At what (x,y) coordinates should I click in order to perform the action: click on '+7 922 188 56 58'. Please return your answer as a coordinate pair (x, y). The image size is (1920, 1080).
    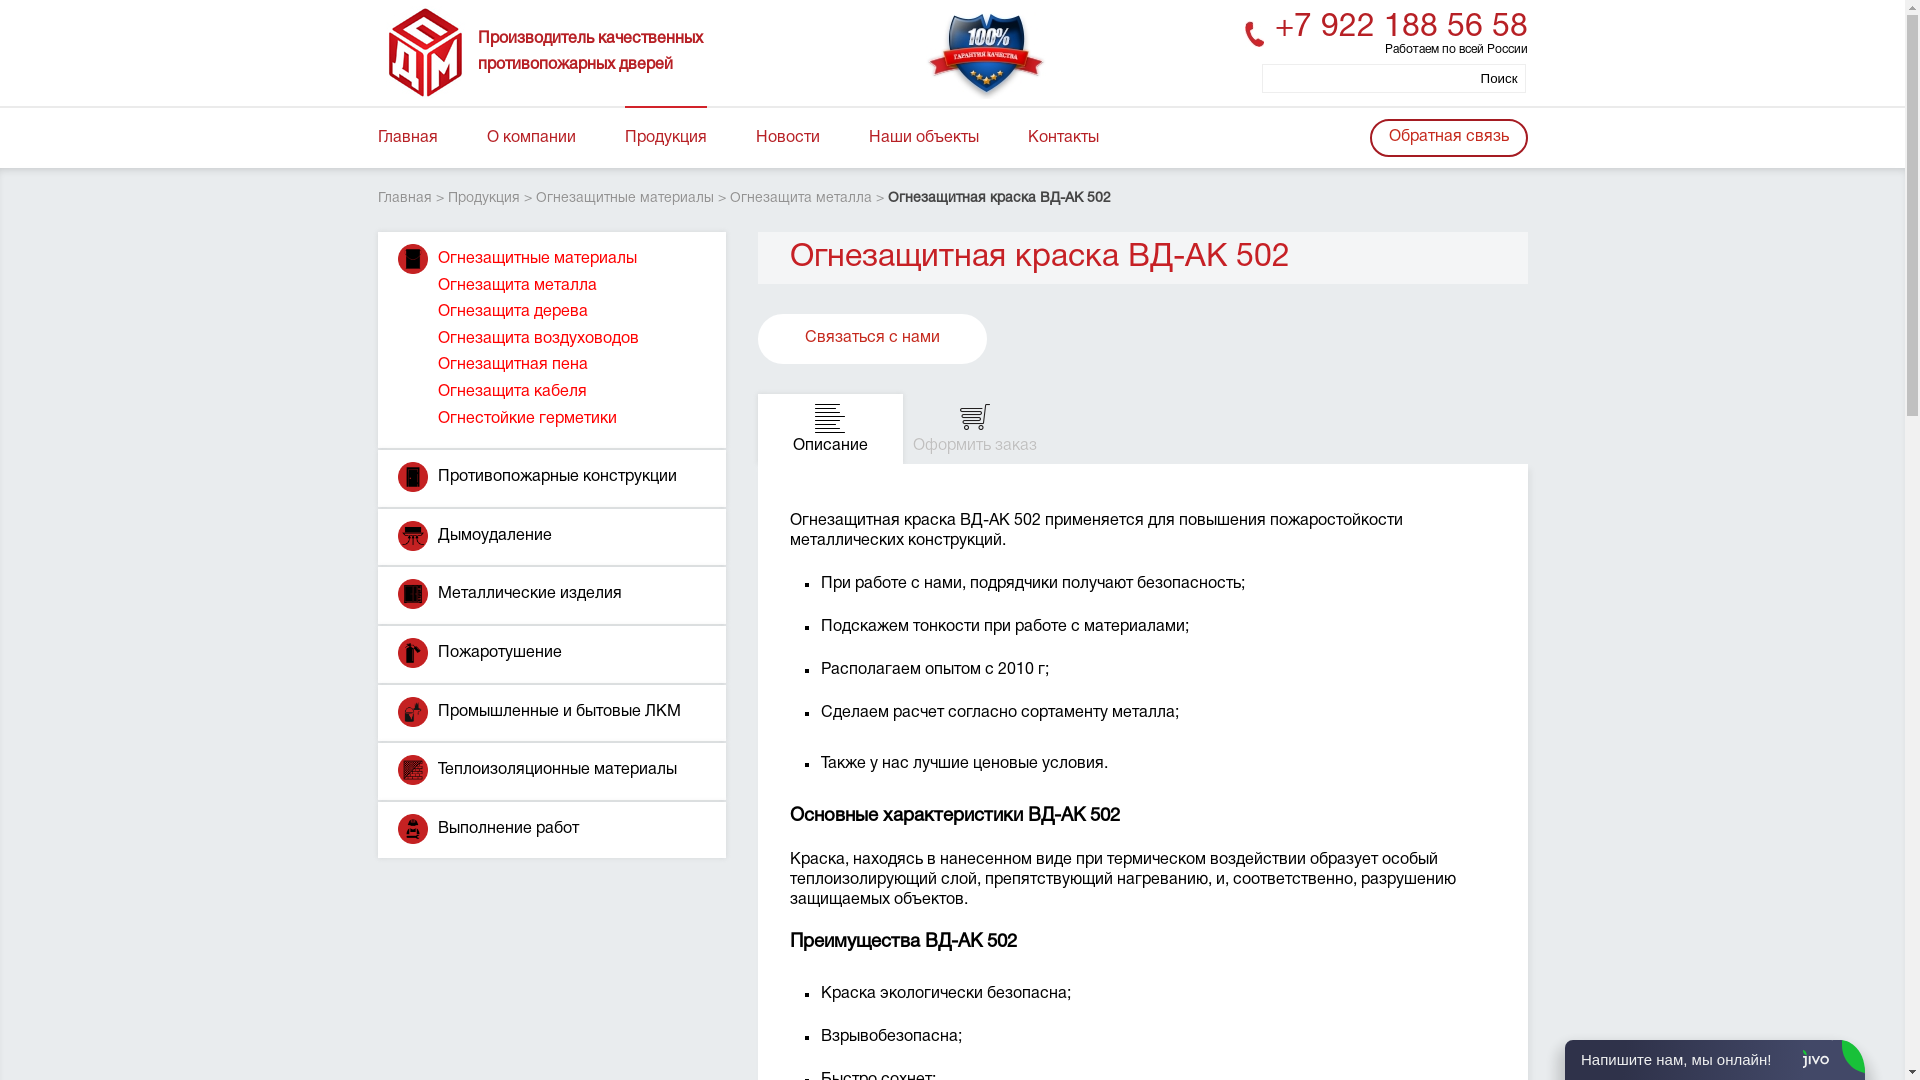
    Looking at the image, I should click on (1399, 27).